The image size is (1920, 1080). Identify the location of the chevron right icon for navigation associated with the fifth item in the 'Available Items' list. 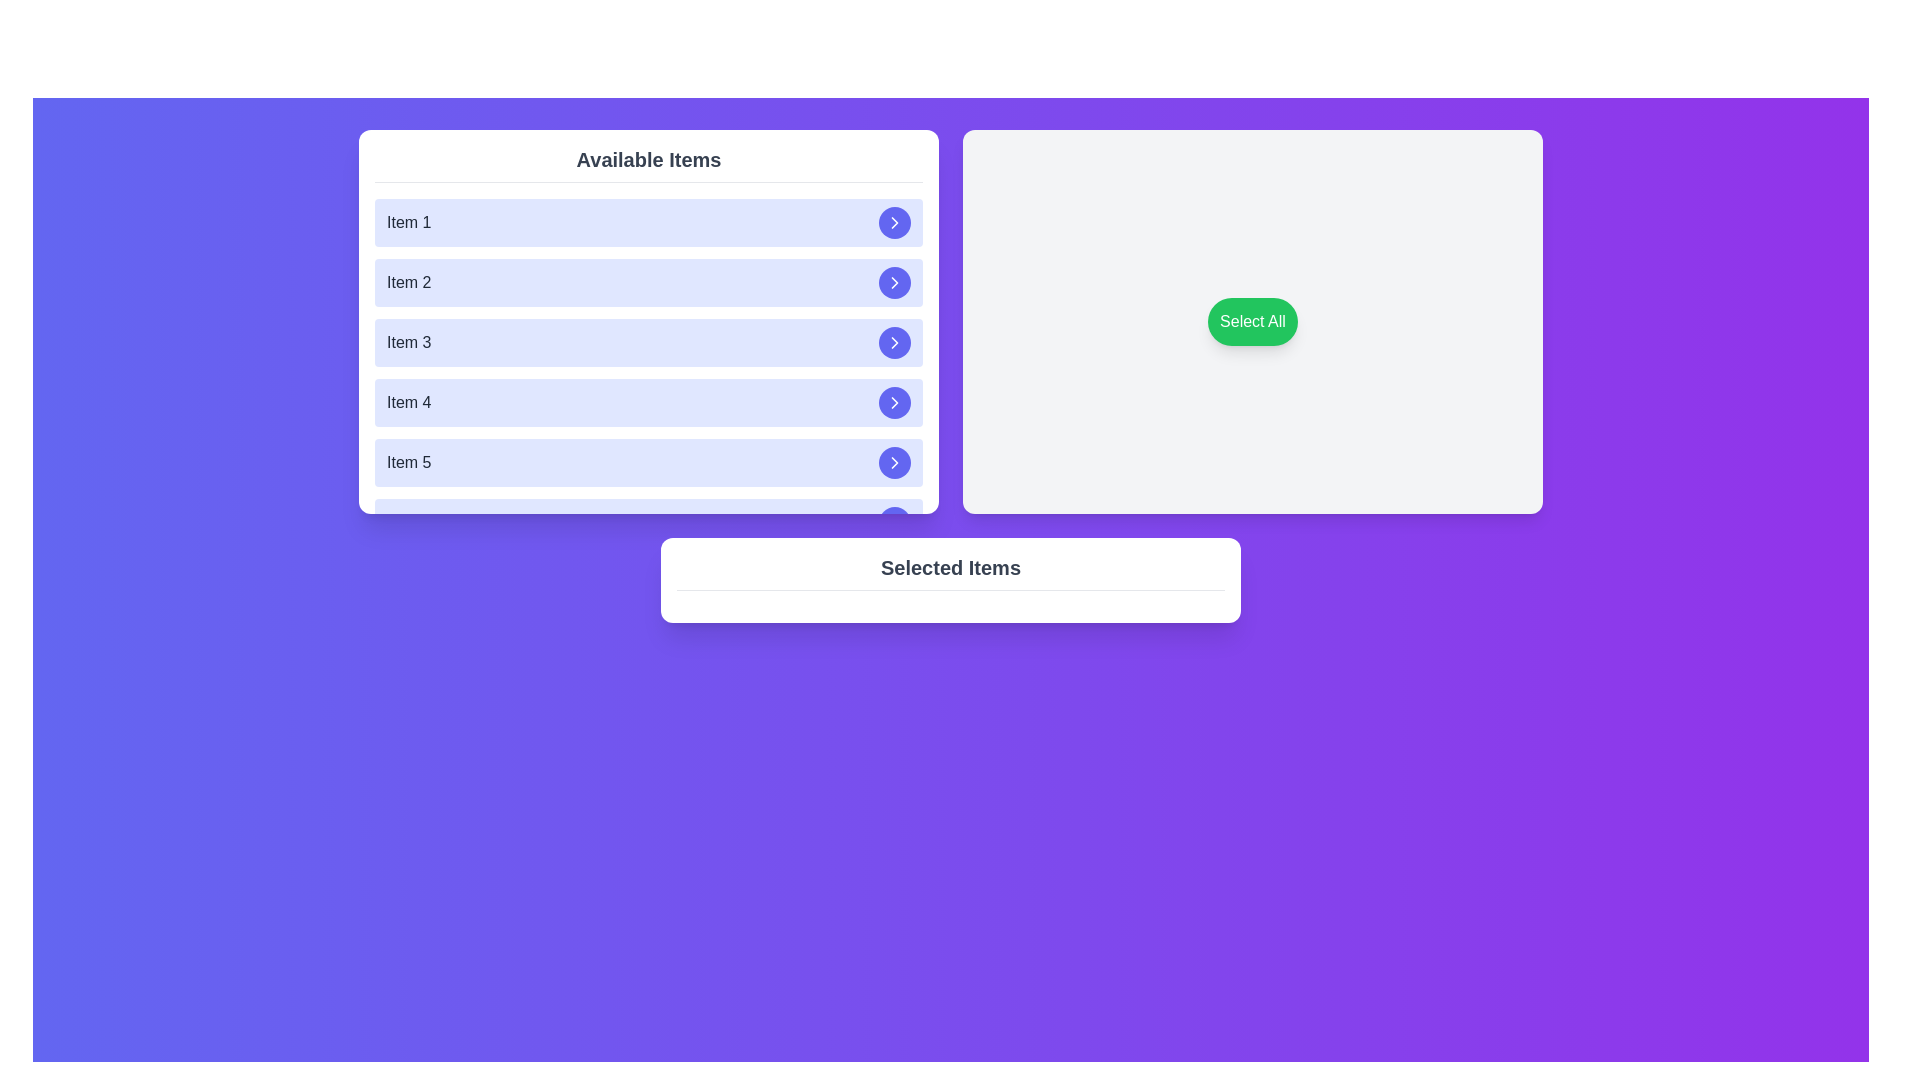
(893, 462).